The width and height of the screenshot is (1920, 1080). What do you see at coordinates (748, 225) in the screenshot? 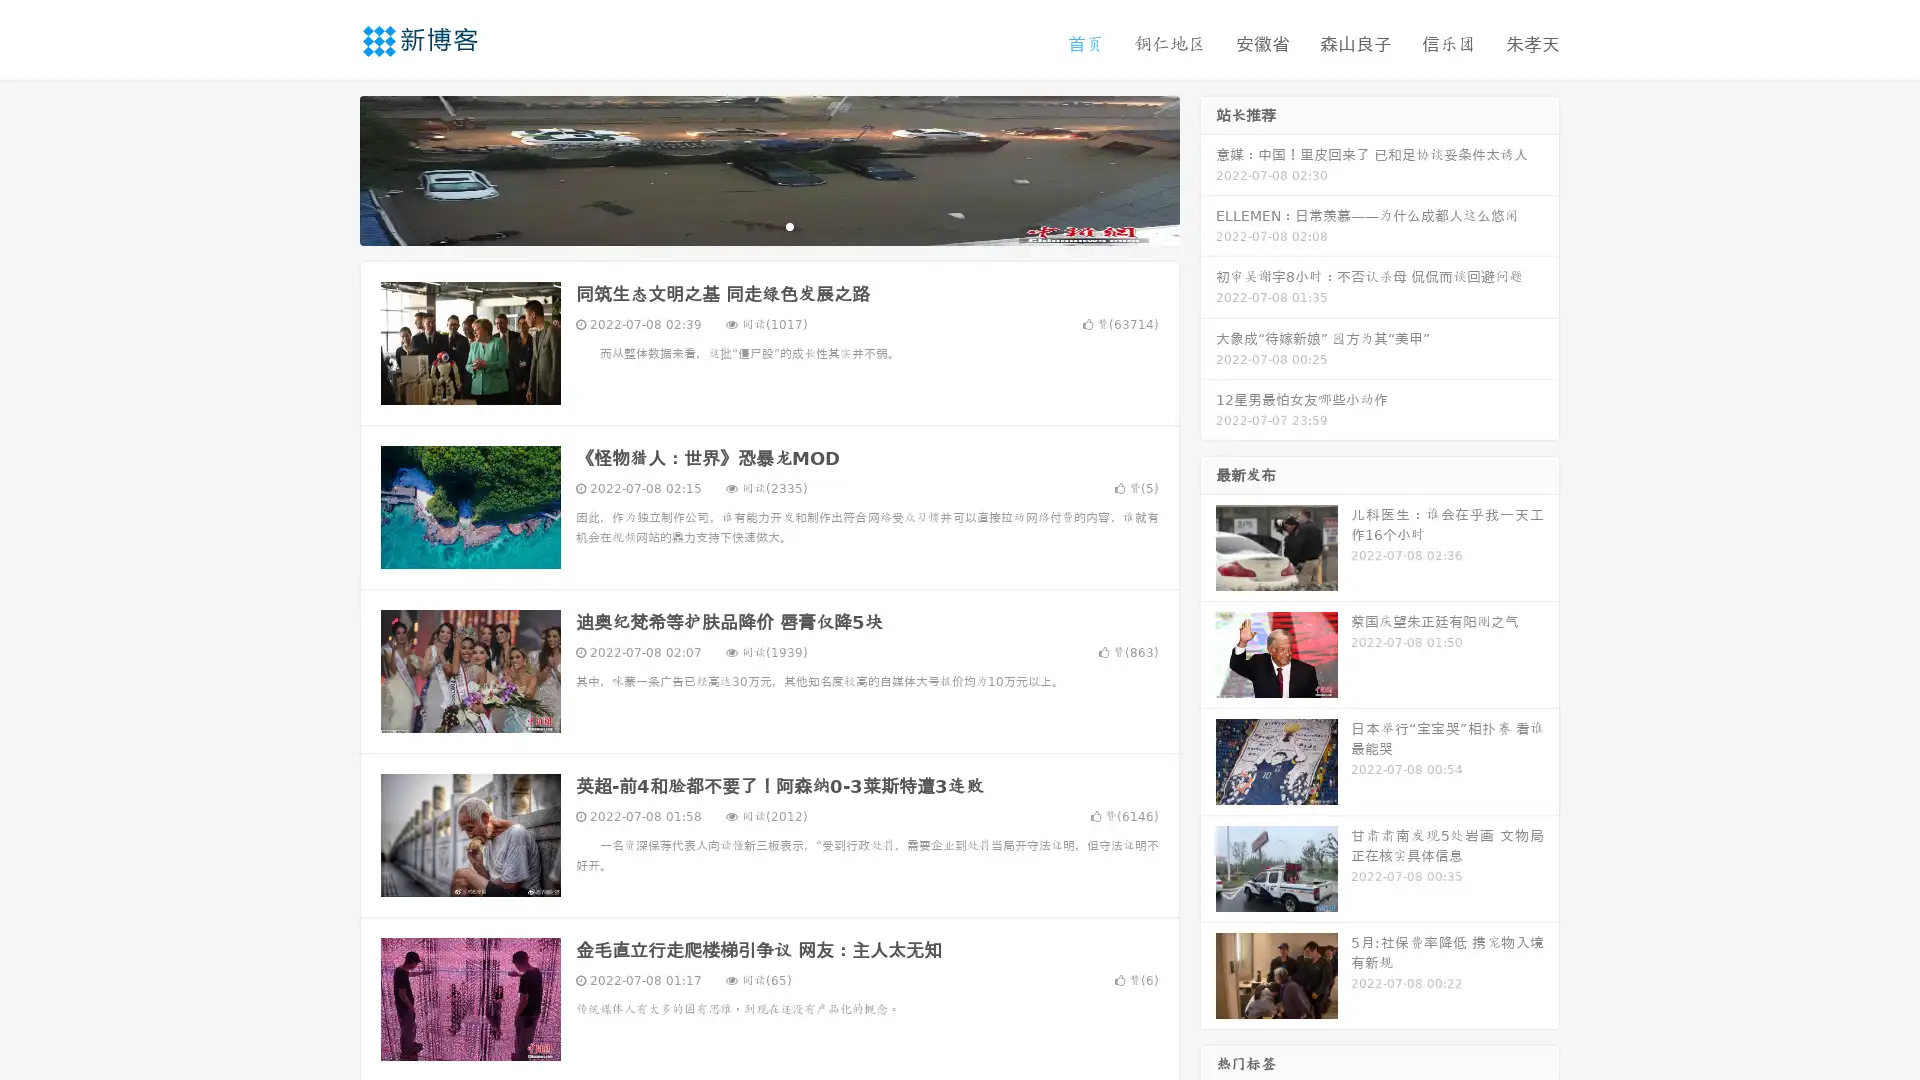
I see `Go to slide 1` at bounding box center [748, 225].